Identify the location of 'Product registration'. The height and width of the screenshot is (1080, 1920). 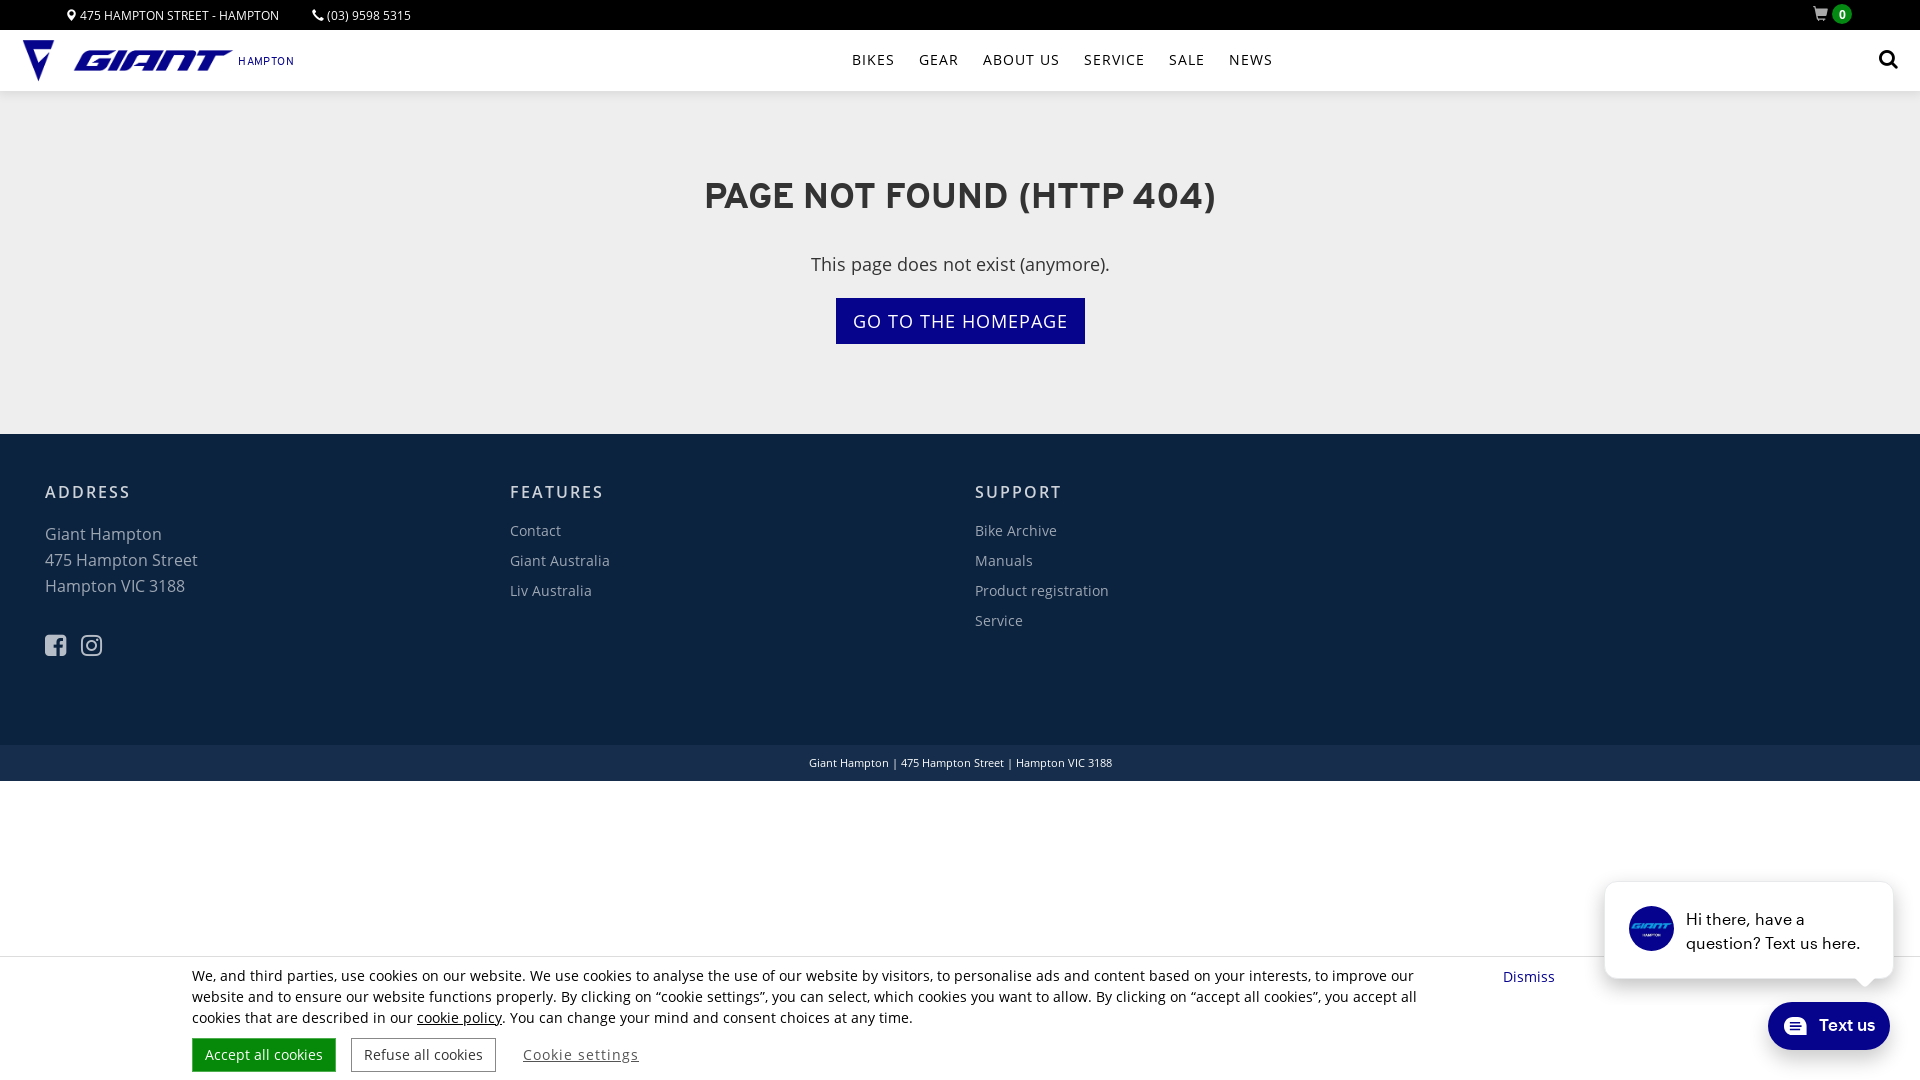
(1040, 589).